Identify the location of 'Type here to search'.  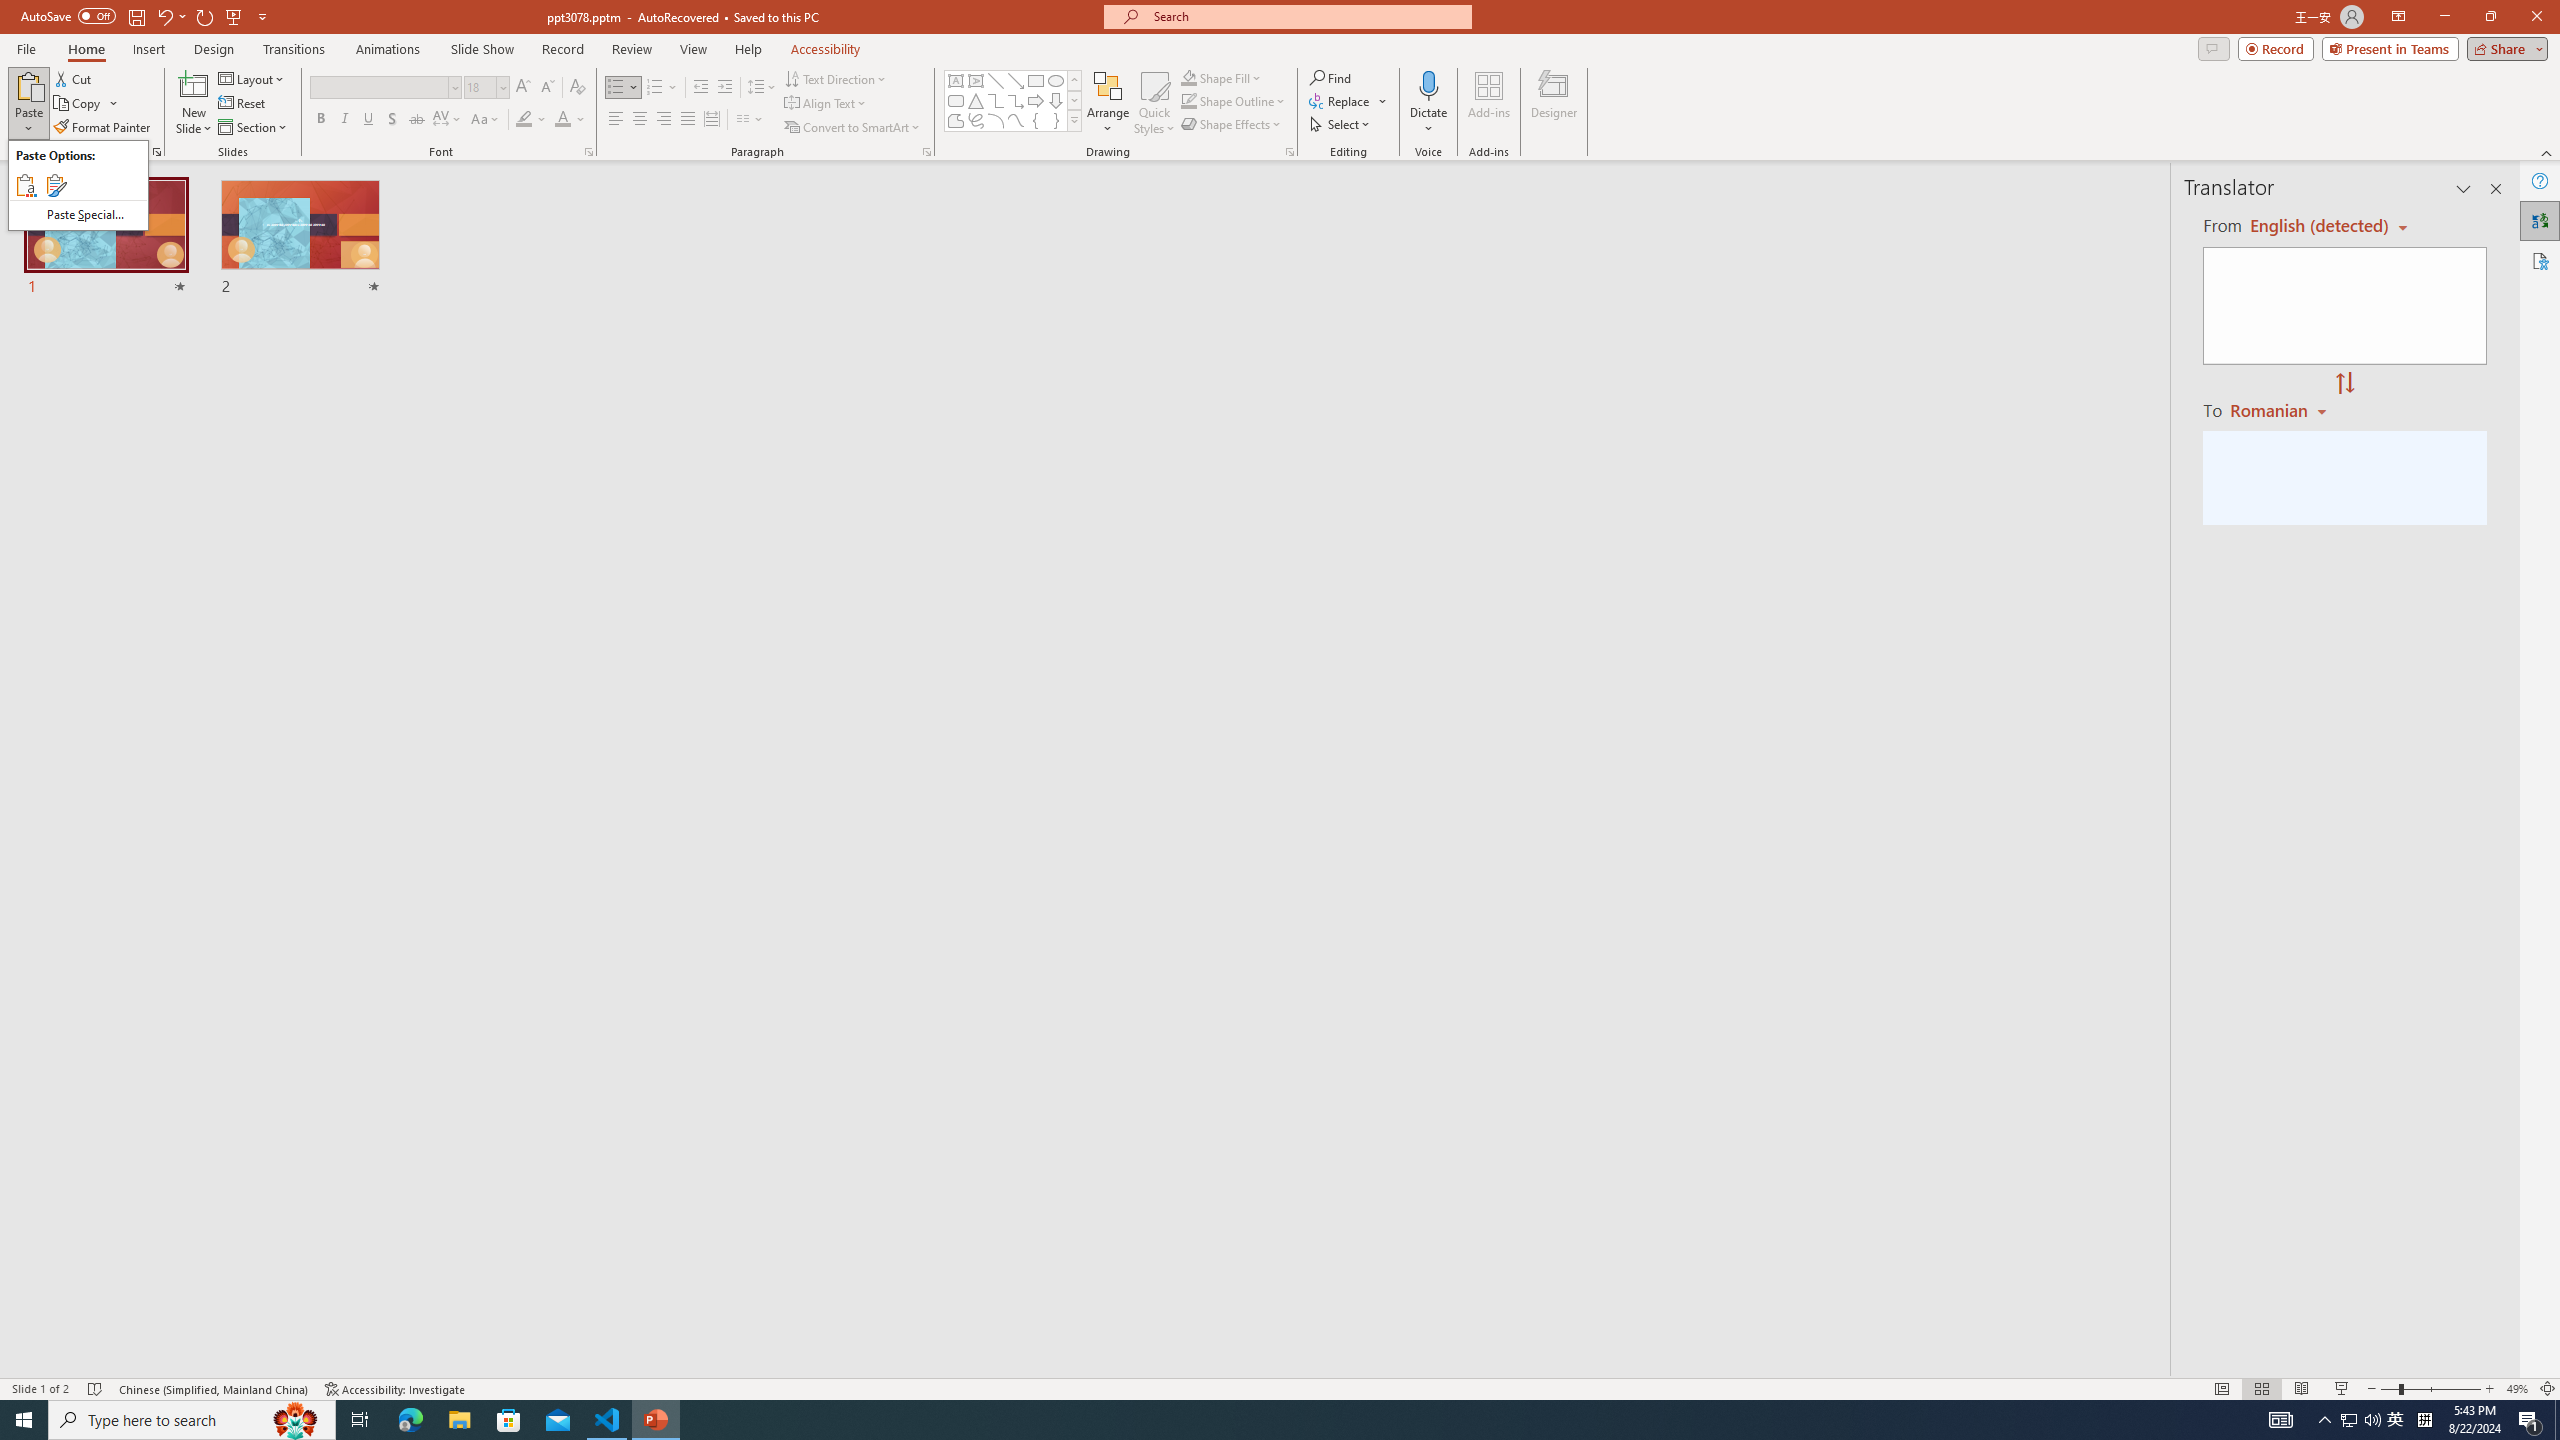
(191, 1418).